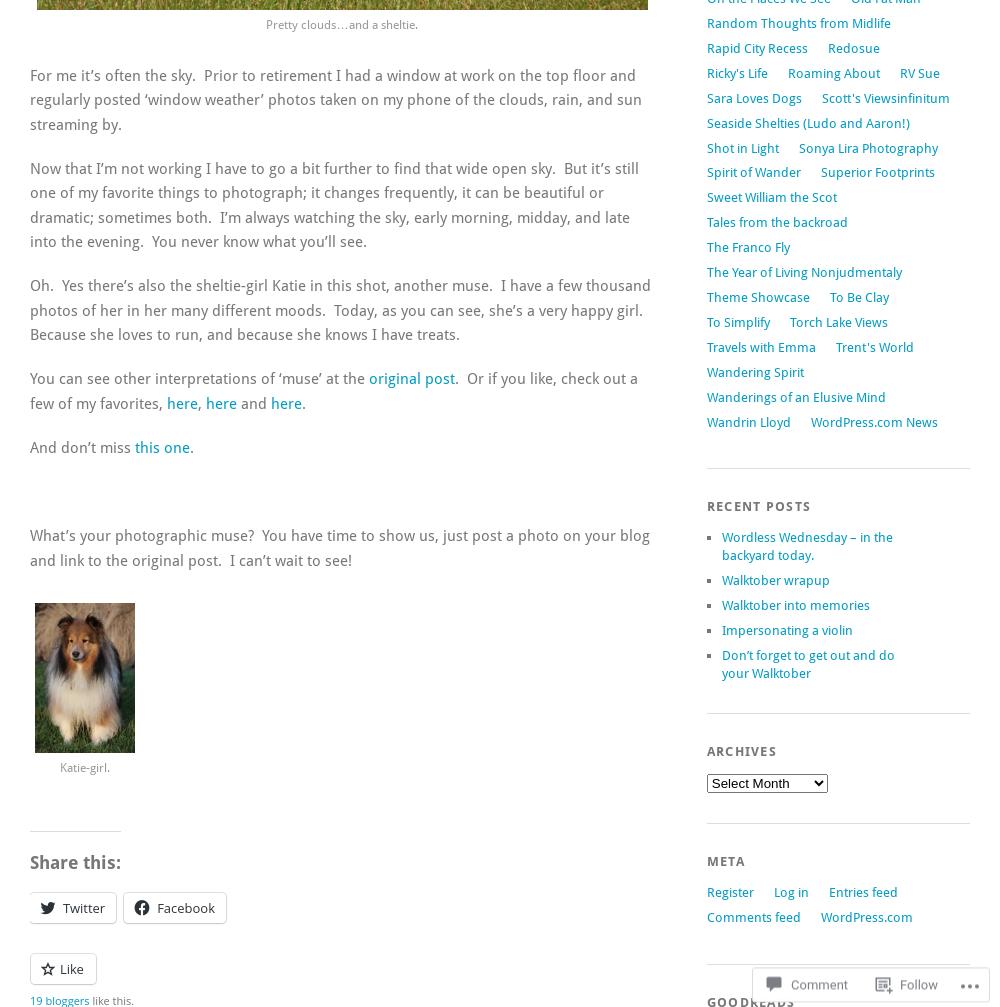 Image resolution: width=1000 pixels, height=1007 pixels. Describe the element at coordinates (81, 447) in the screenshot. I see `'And don’t miss'` at that location.